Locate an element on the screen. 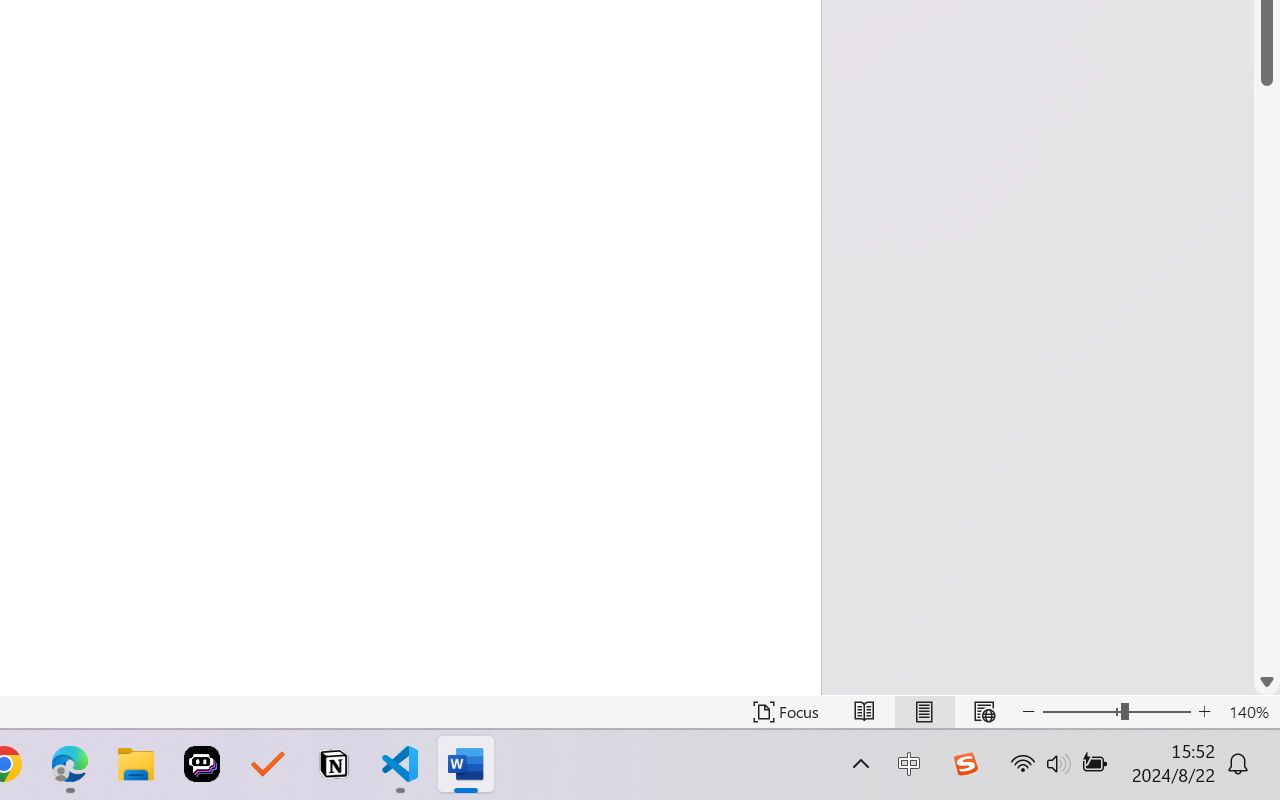  'Line down' is located at coordinates (1266, 682).